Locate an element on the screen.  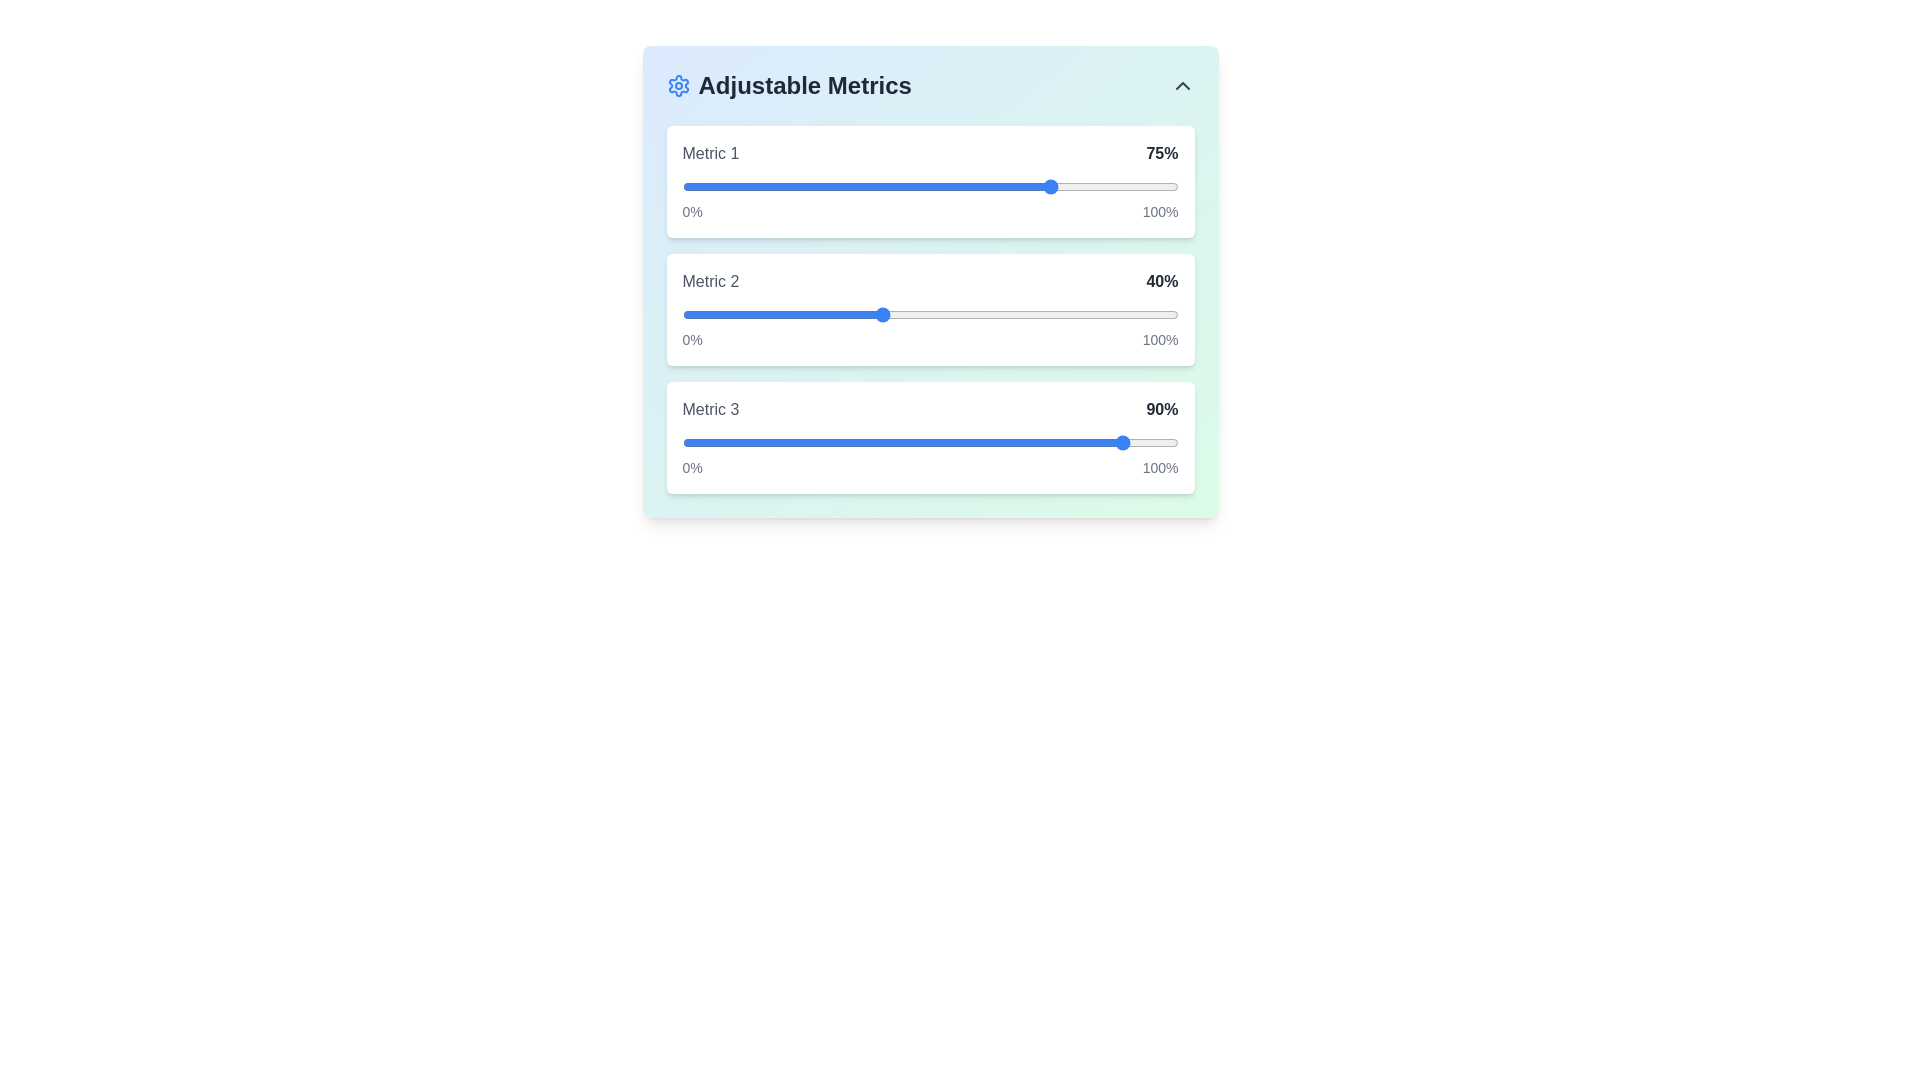
the Text label that indicates the maximum limit (100%) for the Metric 3 slider, which is positioned to the right of the '0%' label is located at coordinates (1160, 467).